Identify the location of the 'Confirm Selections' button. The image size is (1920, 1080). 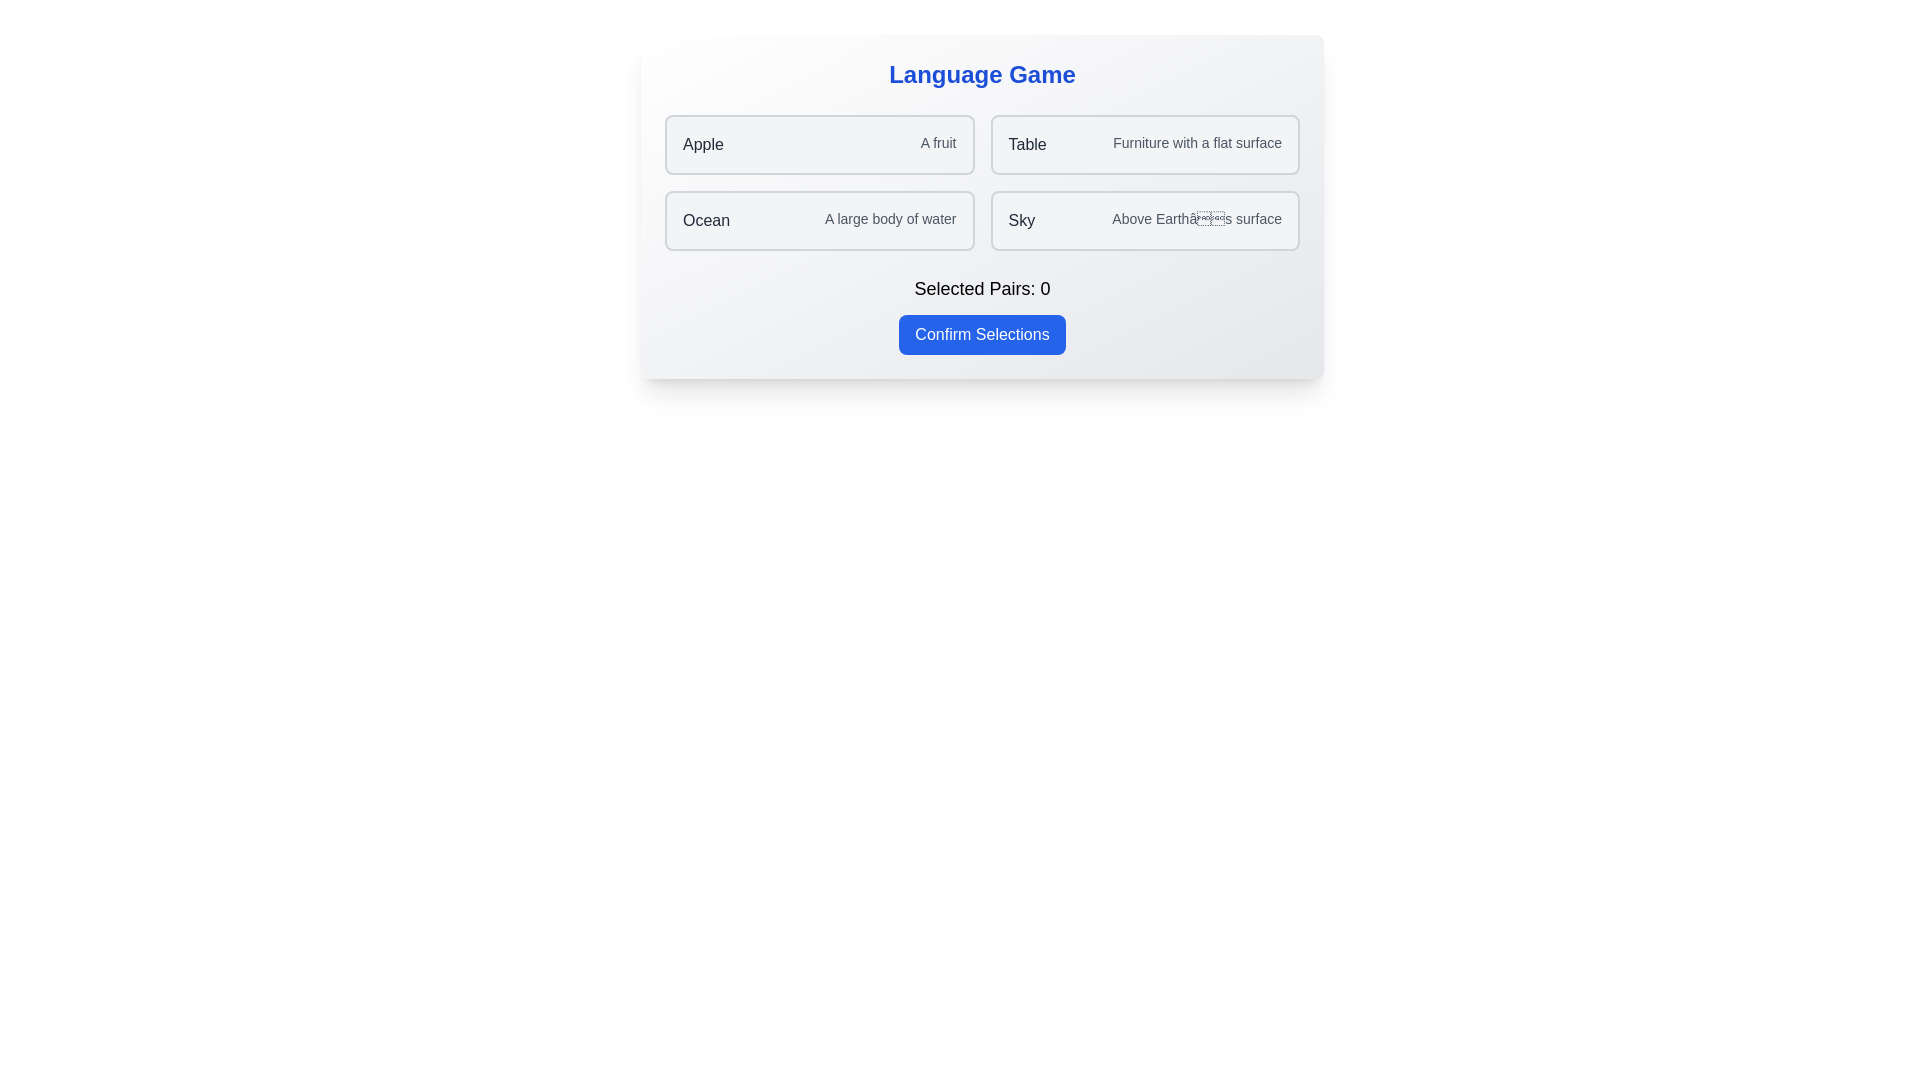
(982, 334).